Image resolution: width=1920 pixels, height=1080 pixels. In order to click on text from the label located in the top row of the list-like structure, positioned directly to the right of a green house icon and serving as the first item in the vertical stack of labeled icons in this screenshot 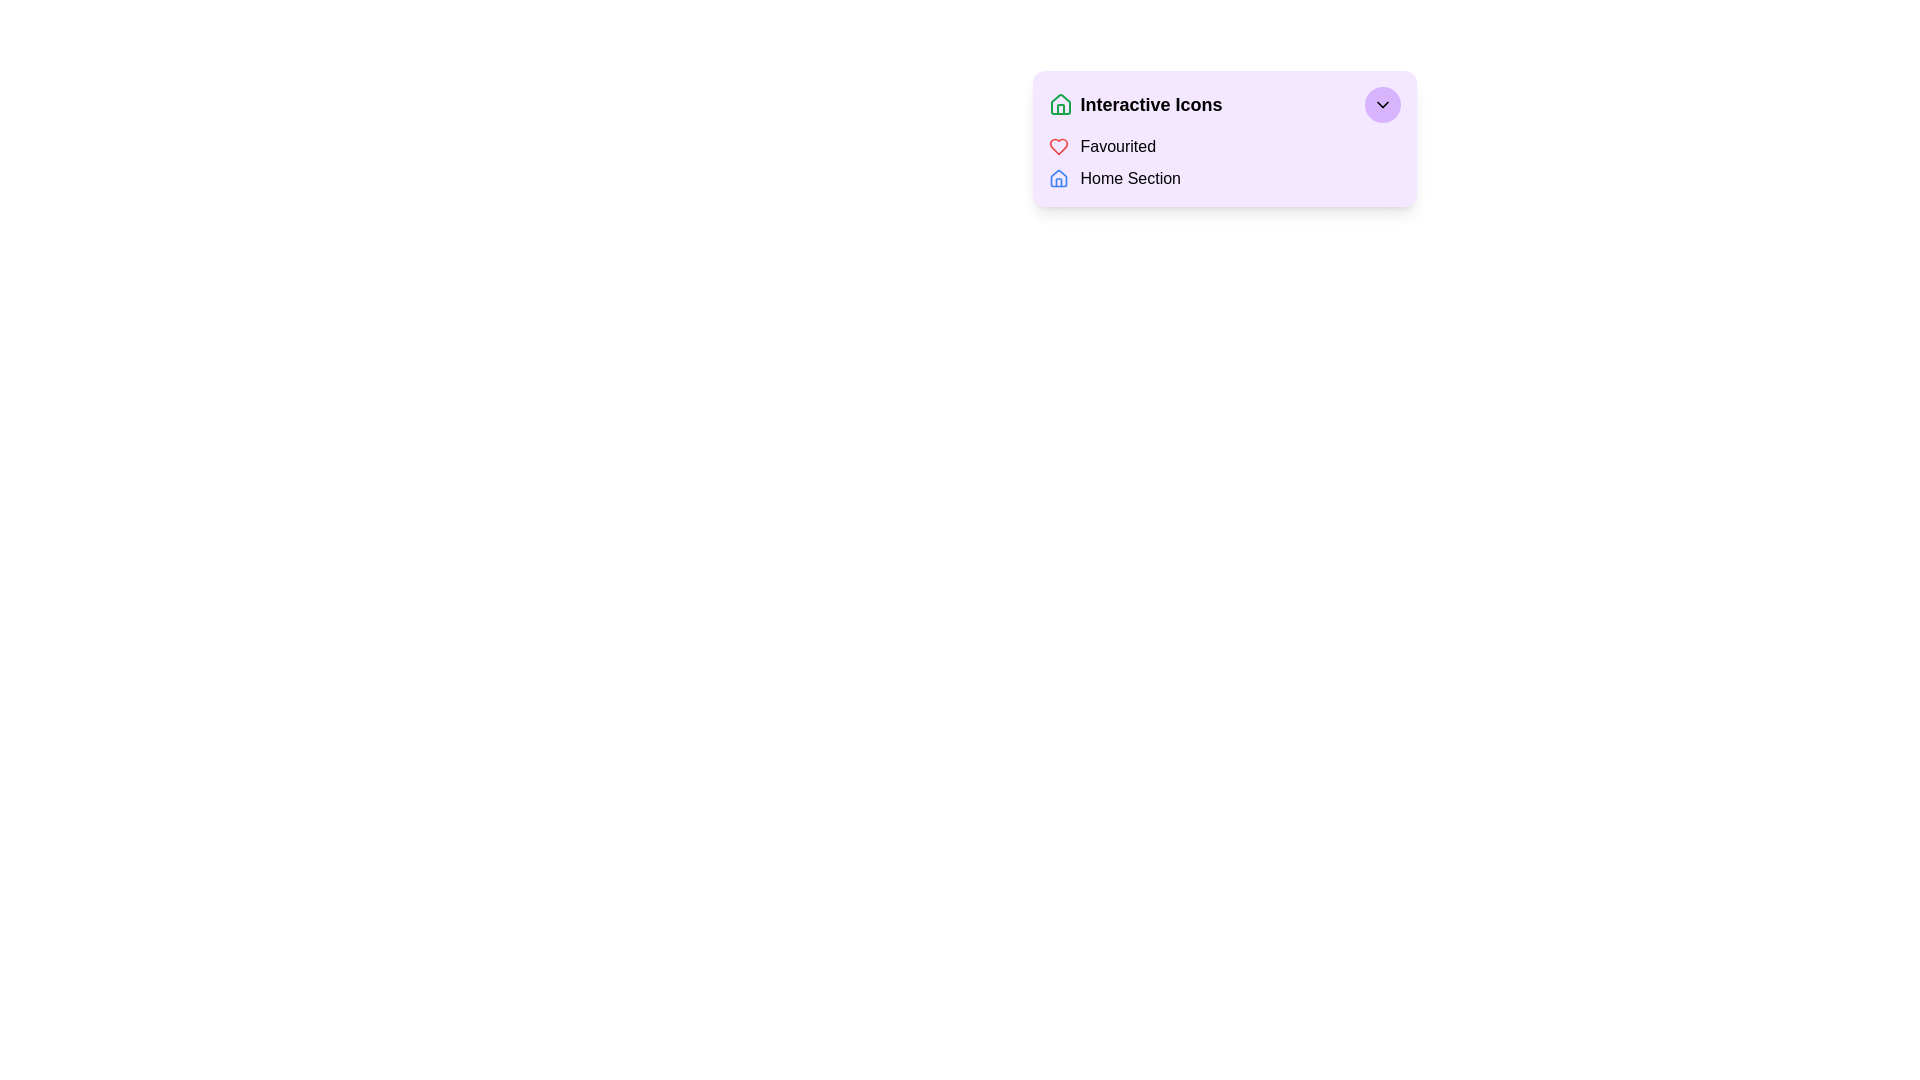, I will do `click(1151, 104)`.